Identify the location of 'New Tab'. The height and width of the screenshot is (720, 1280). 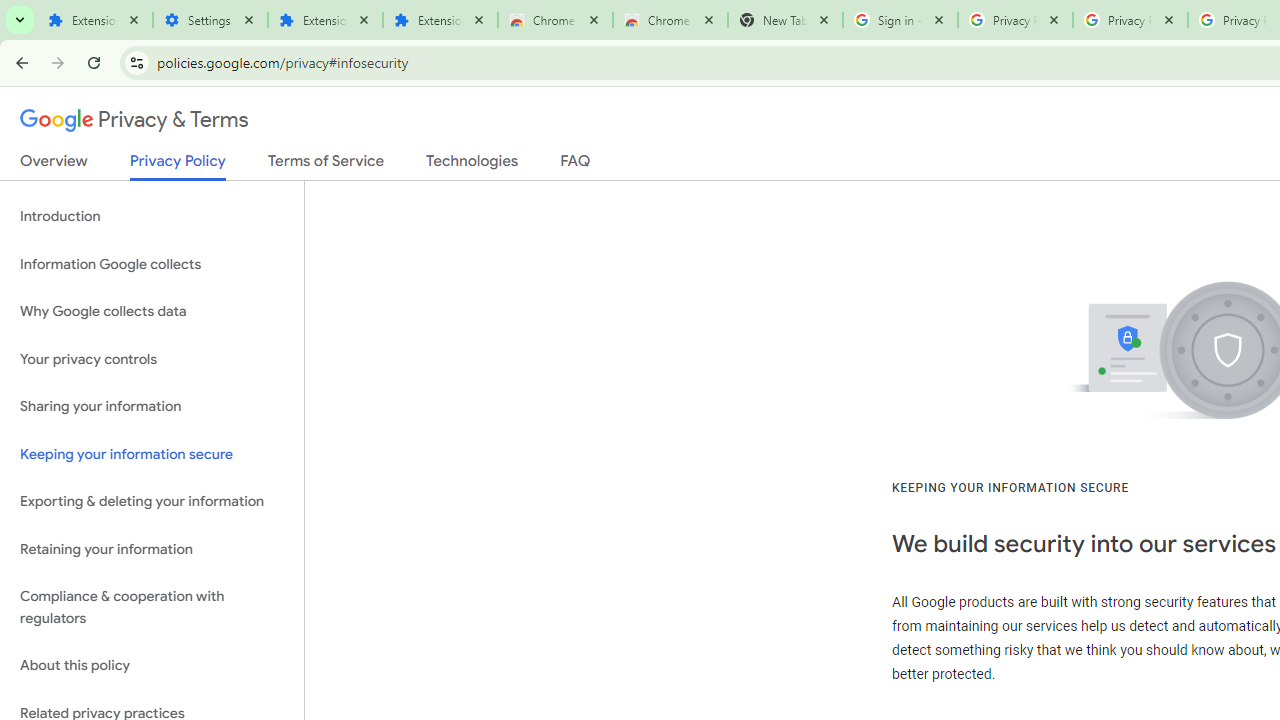
(784, 20).